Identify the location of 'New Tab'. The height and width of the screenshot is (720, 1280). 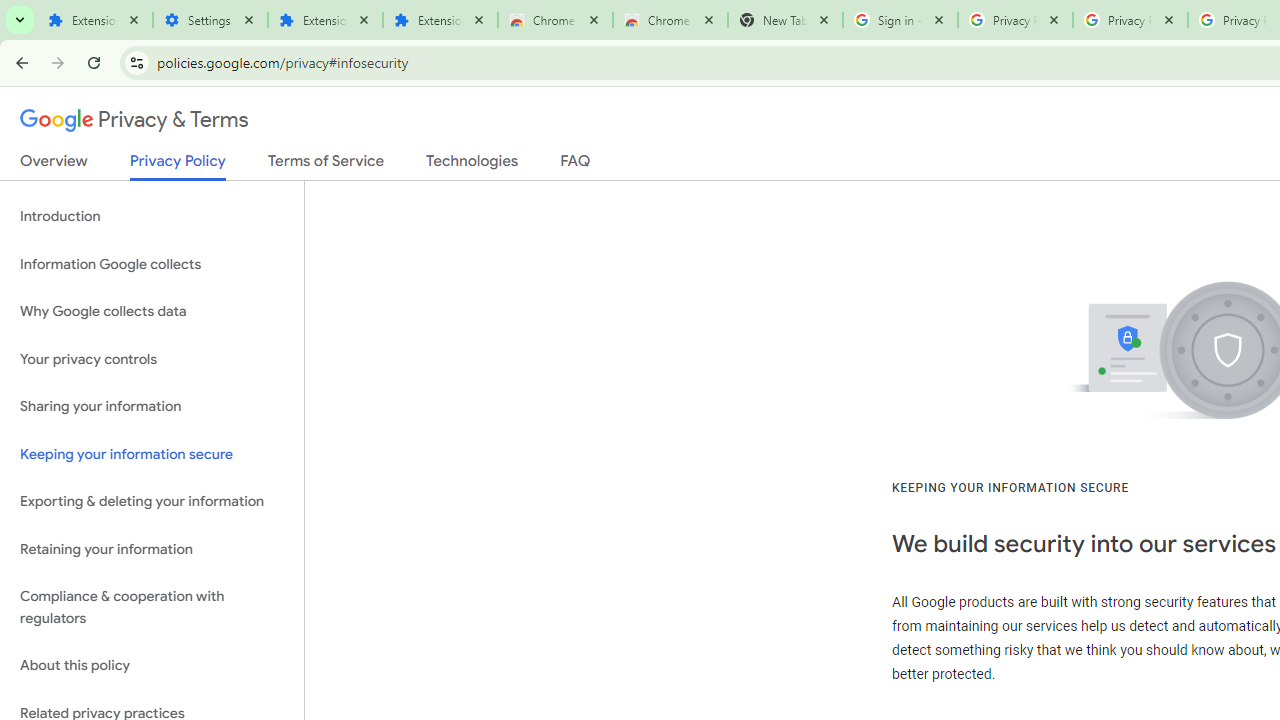
(784, 20).